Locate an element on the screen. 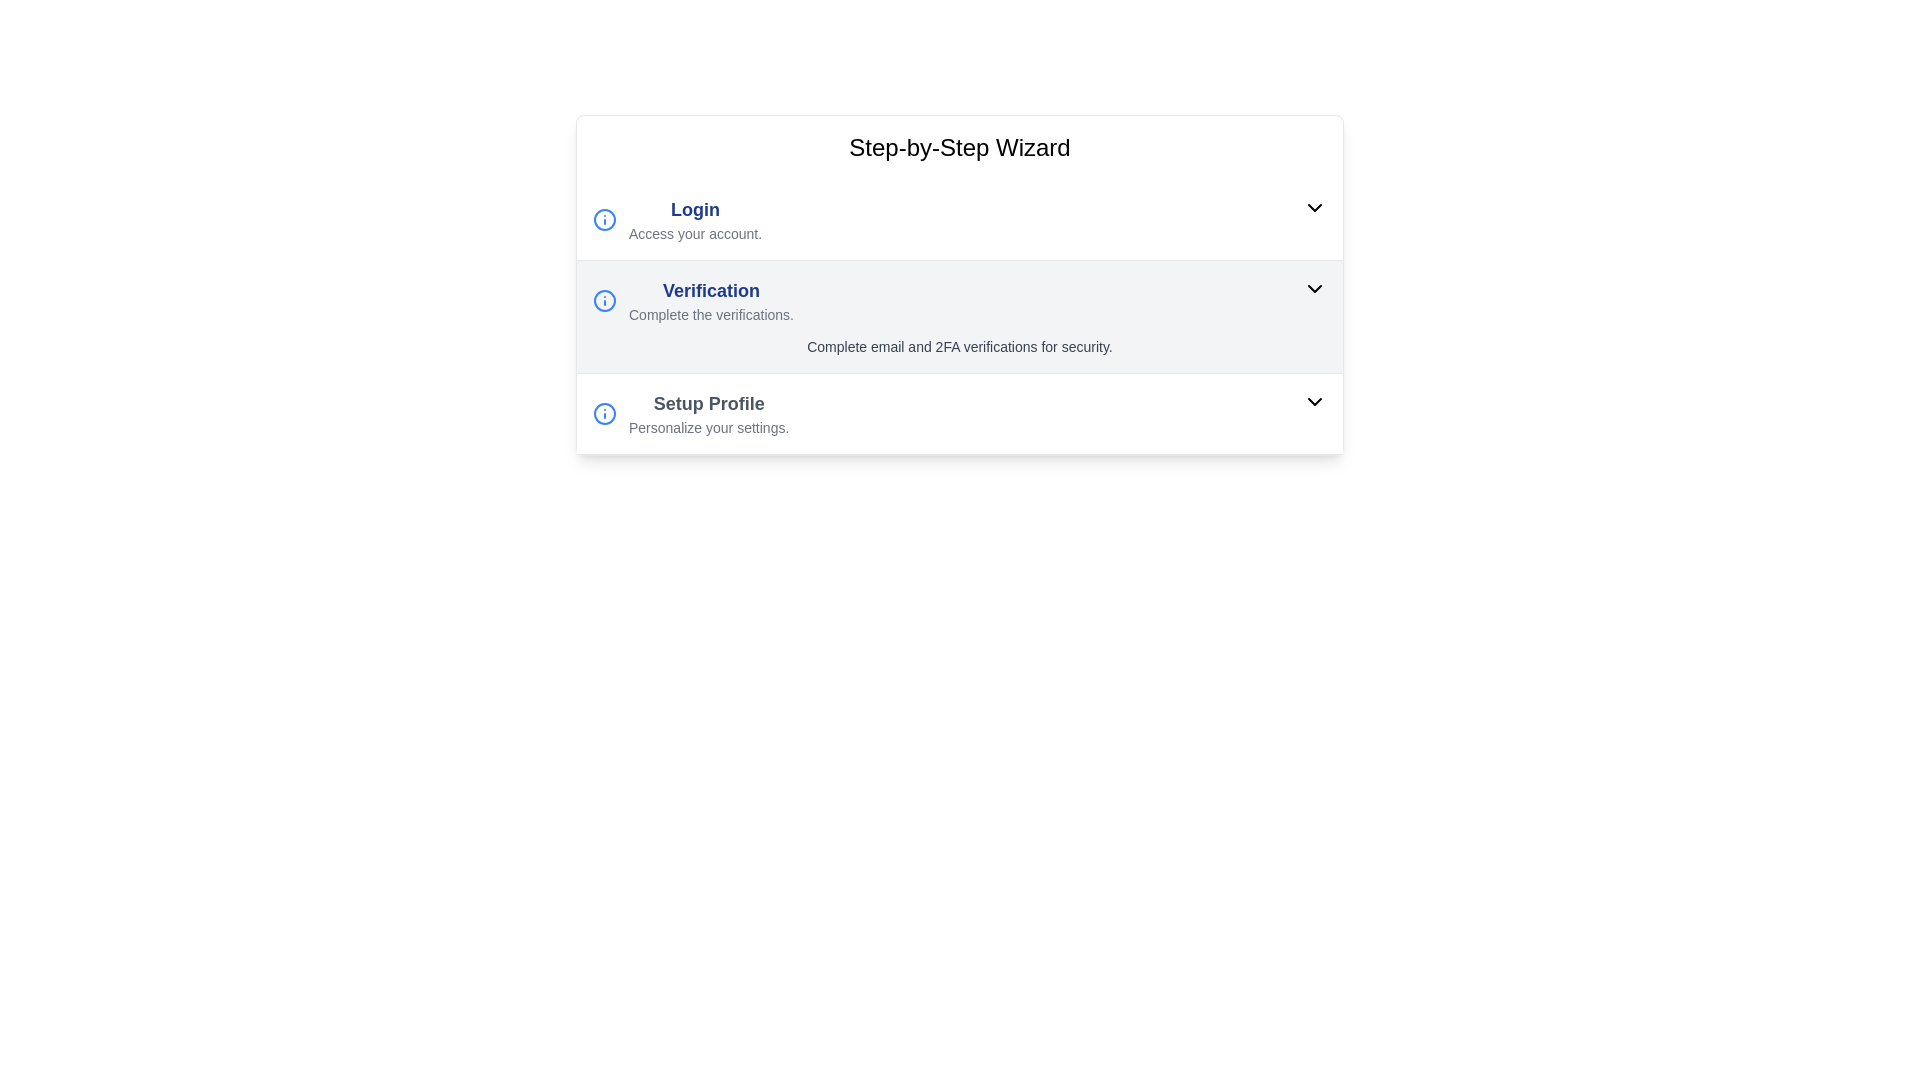  text content of the title and description for the 'Login' step, located at the top-left of the stepper interface is located at coordinates (695, 219).